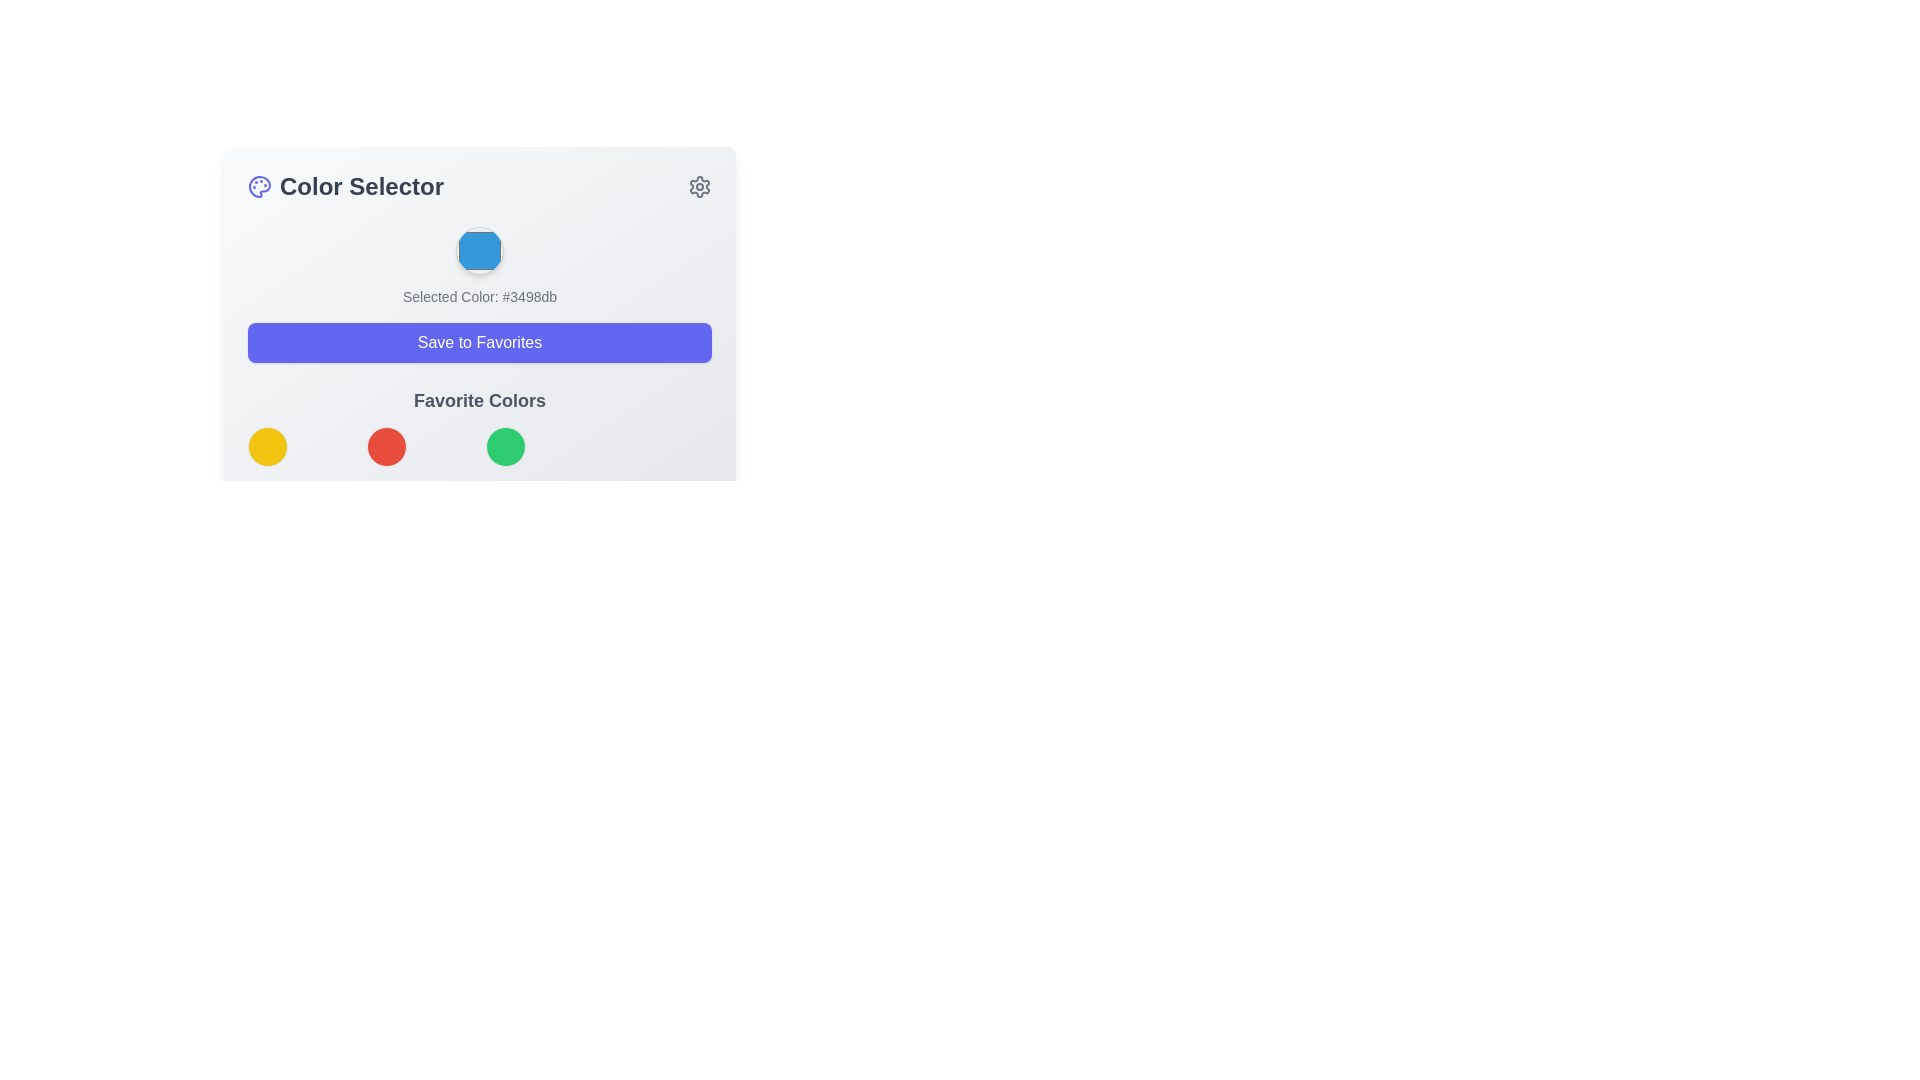 This screenshot has width=1920, height=1080. I want to click on the third circular color option button in the 'Favorite Colors' section, so click(505, 446).